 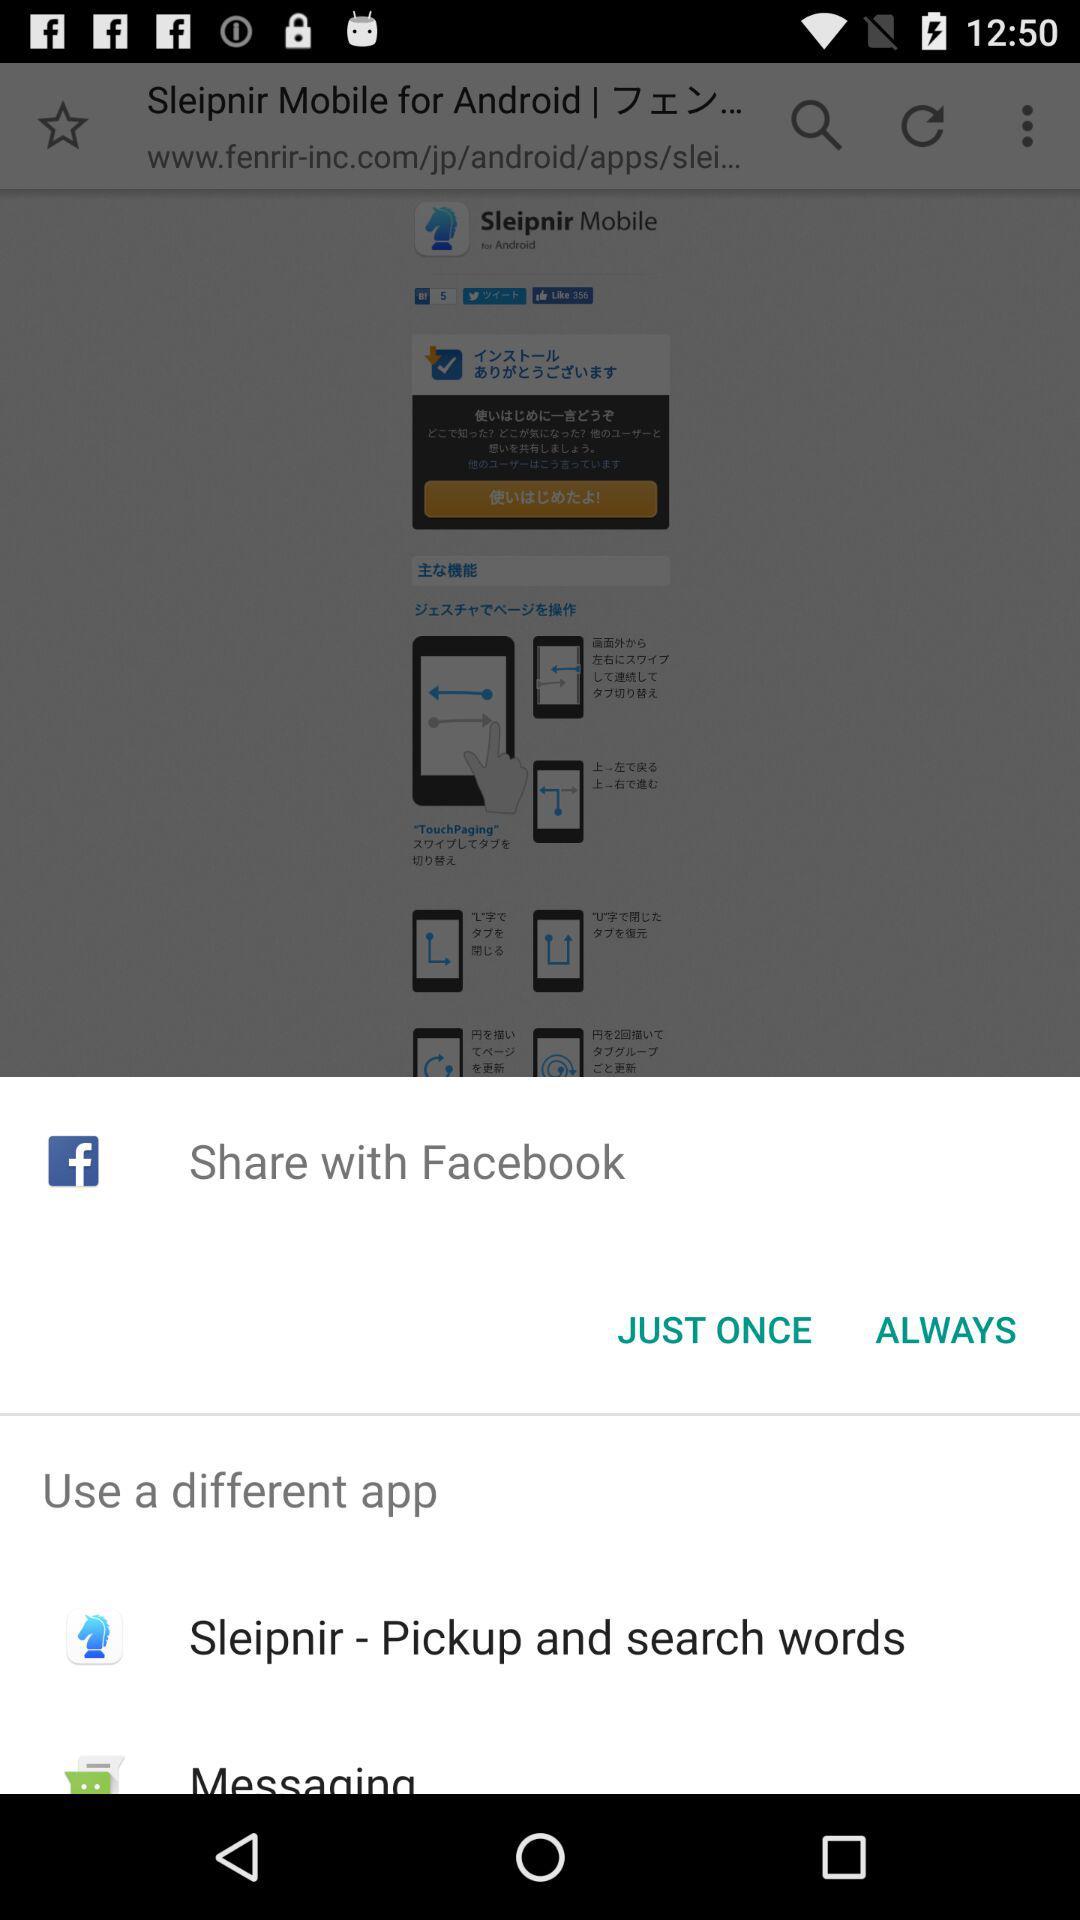 I want to click on messaging, so click(x=303, y=1772).